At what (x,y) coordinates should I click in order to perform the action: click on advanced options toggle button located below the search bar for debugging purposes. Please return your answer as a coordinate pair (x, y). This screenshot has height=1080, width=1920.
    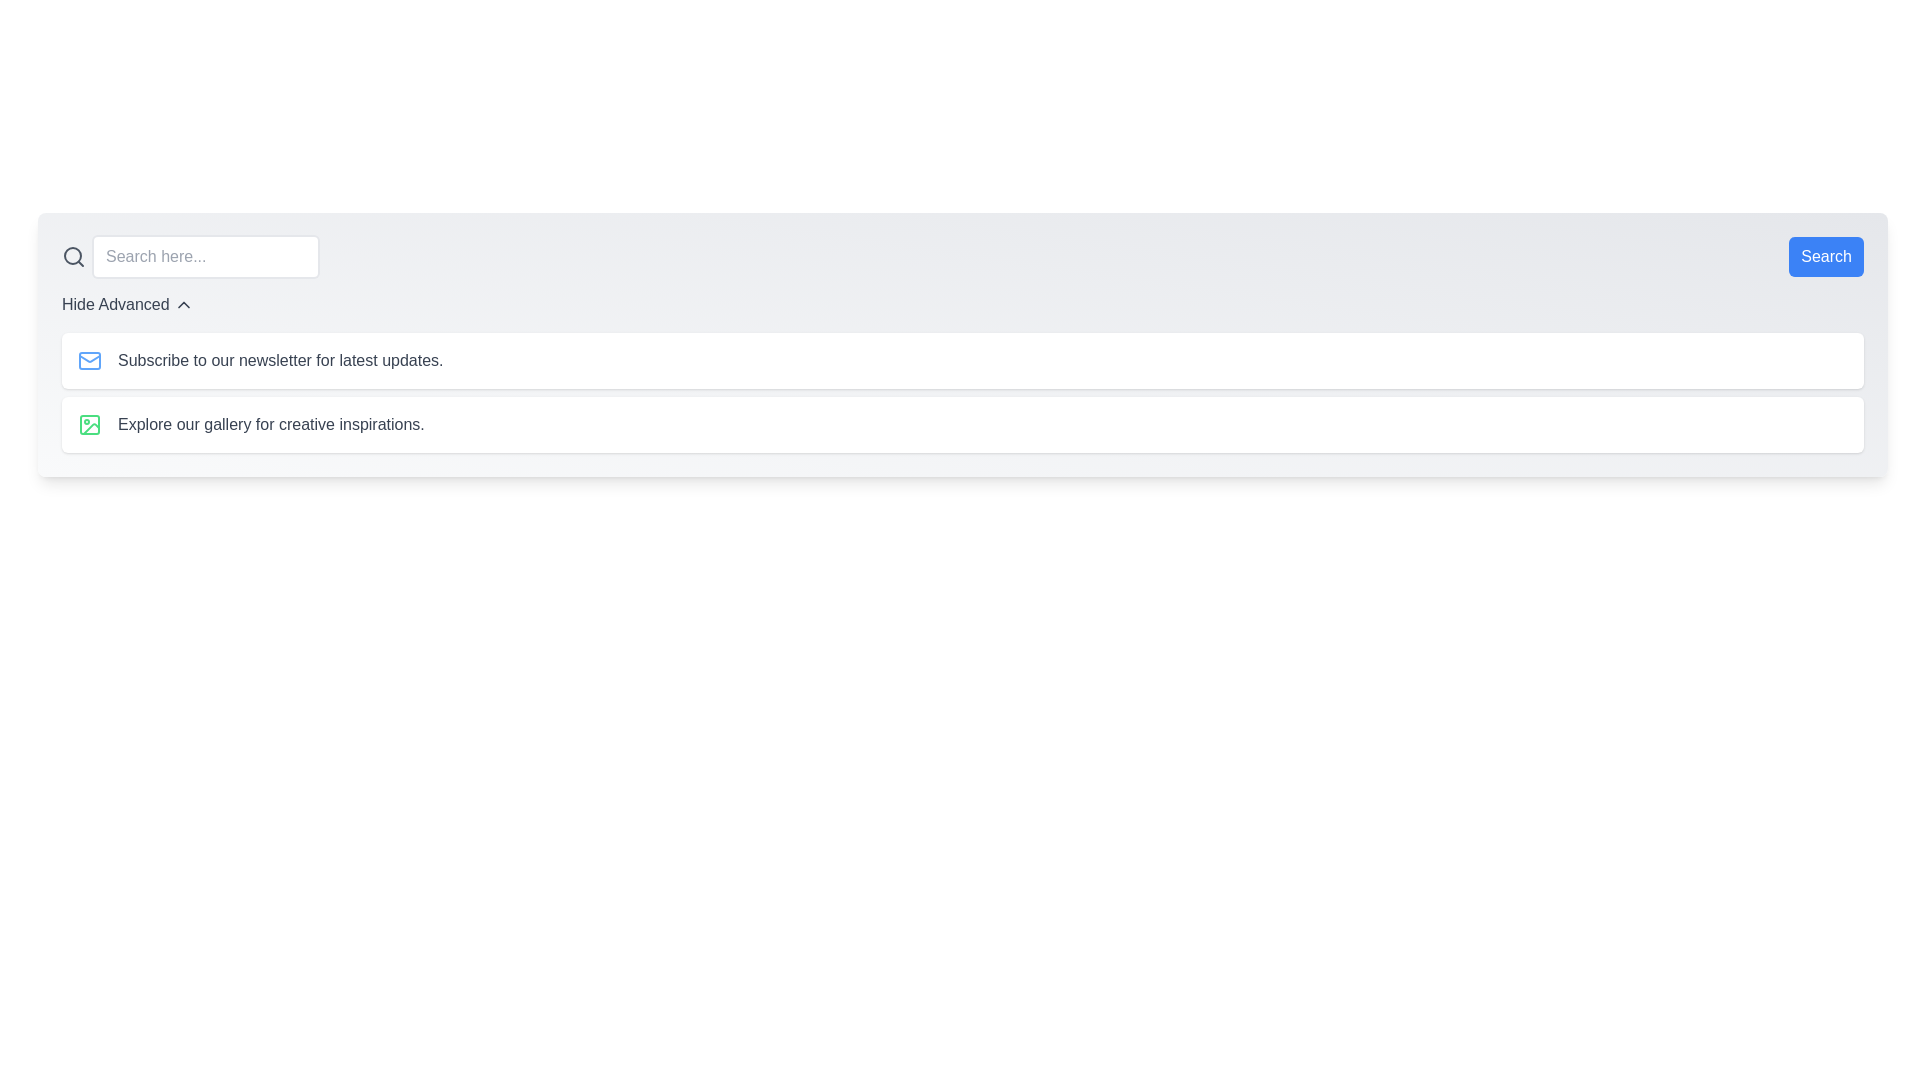
    Looking at the image, I should click on (126, 304).